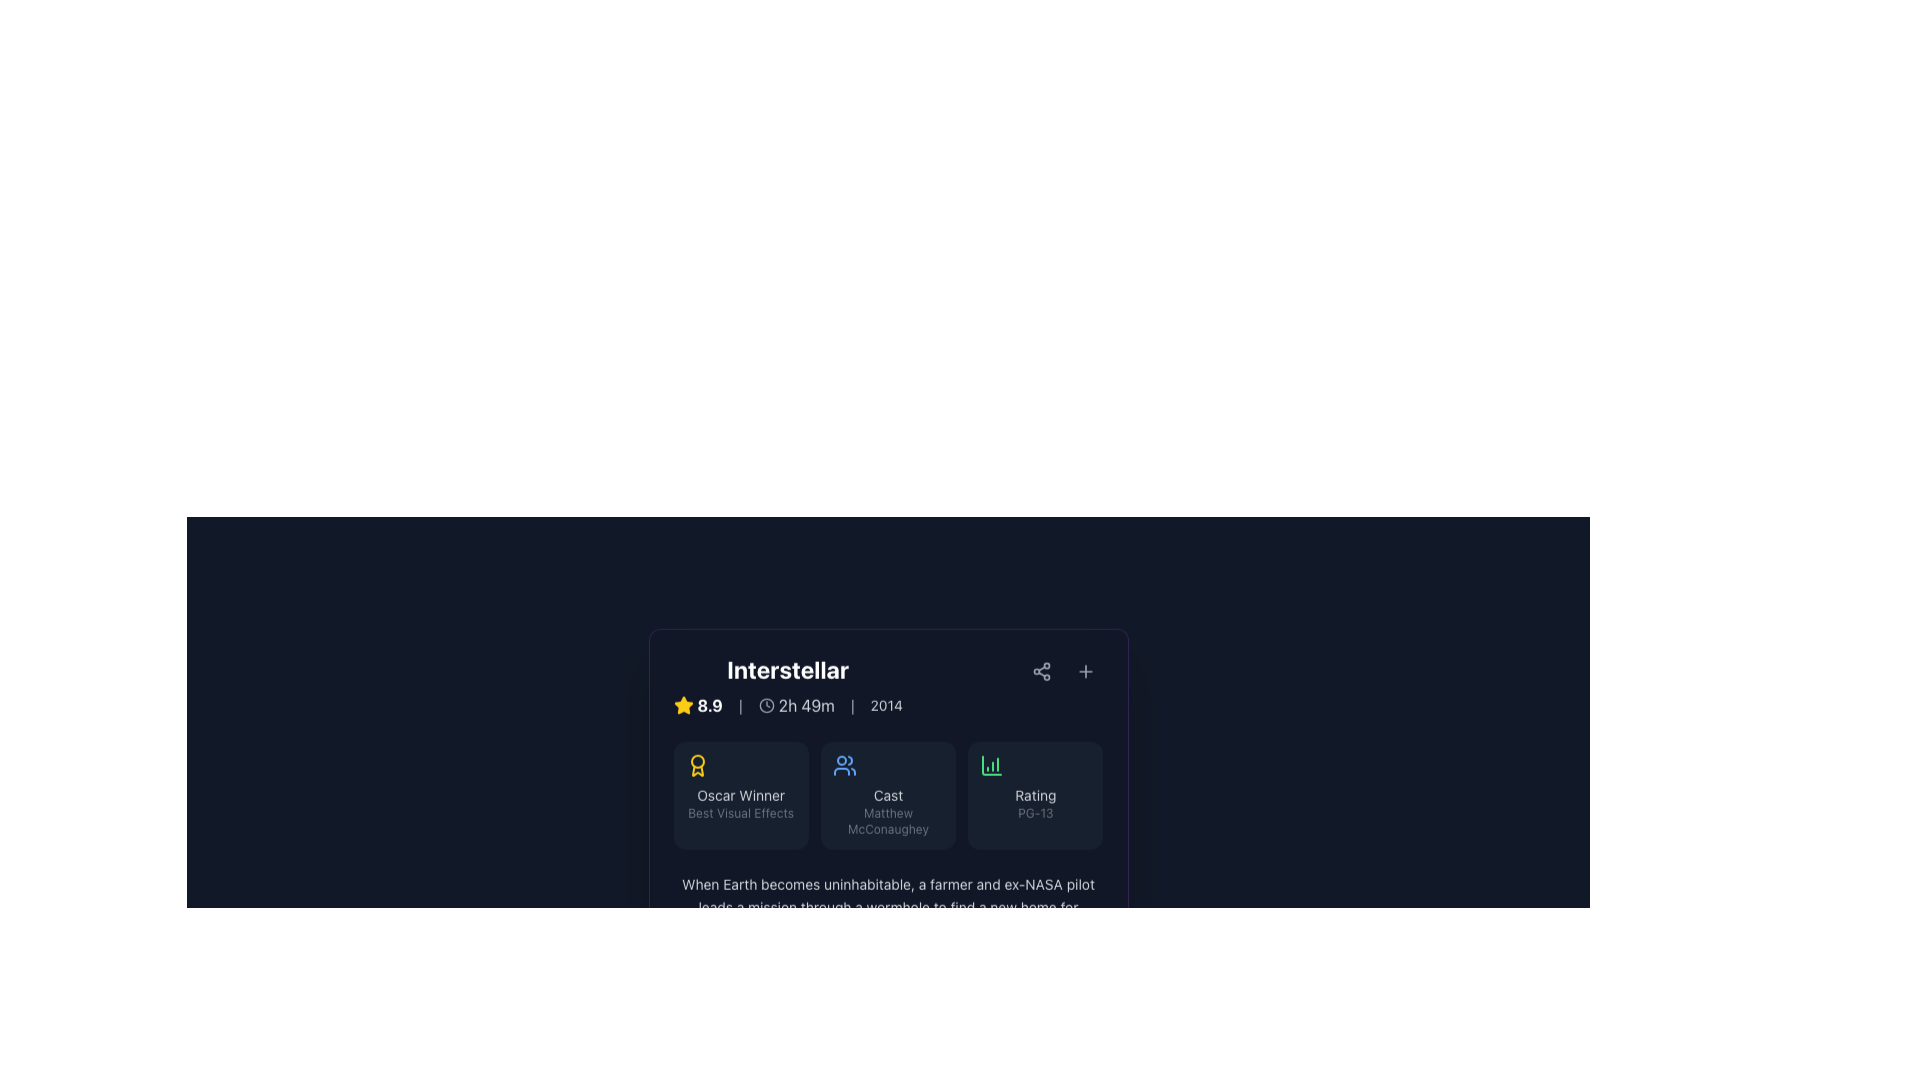 Image resolution: width=1920 pixels, height=1080 pixels. I want to click on the Feedback indicator displaying the percentages '92%' and '8%' with thumbs-up and thumbs-down icons, located in the bottom region of the modal, so click(887, 1023).